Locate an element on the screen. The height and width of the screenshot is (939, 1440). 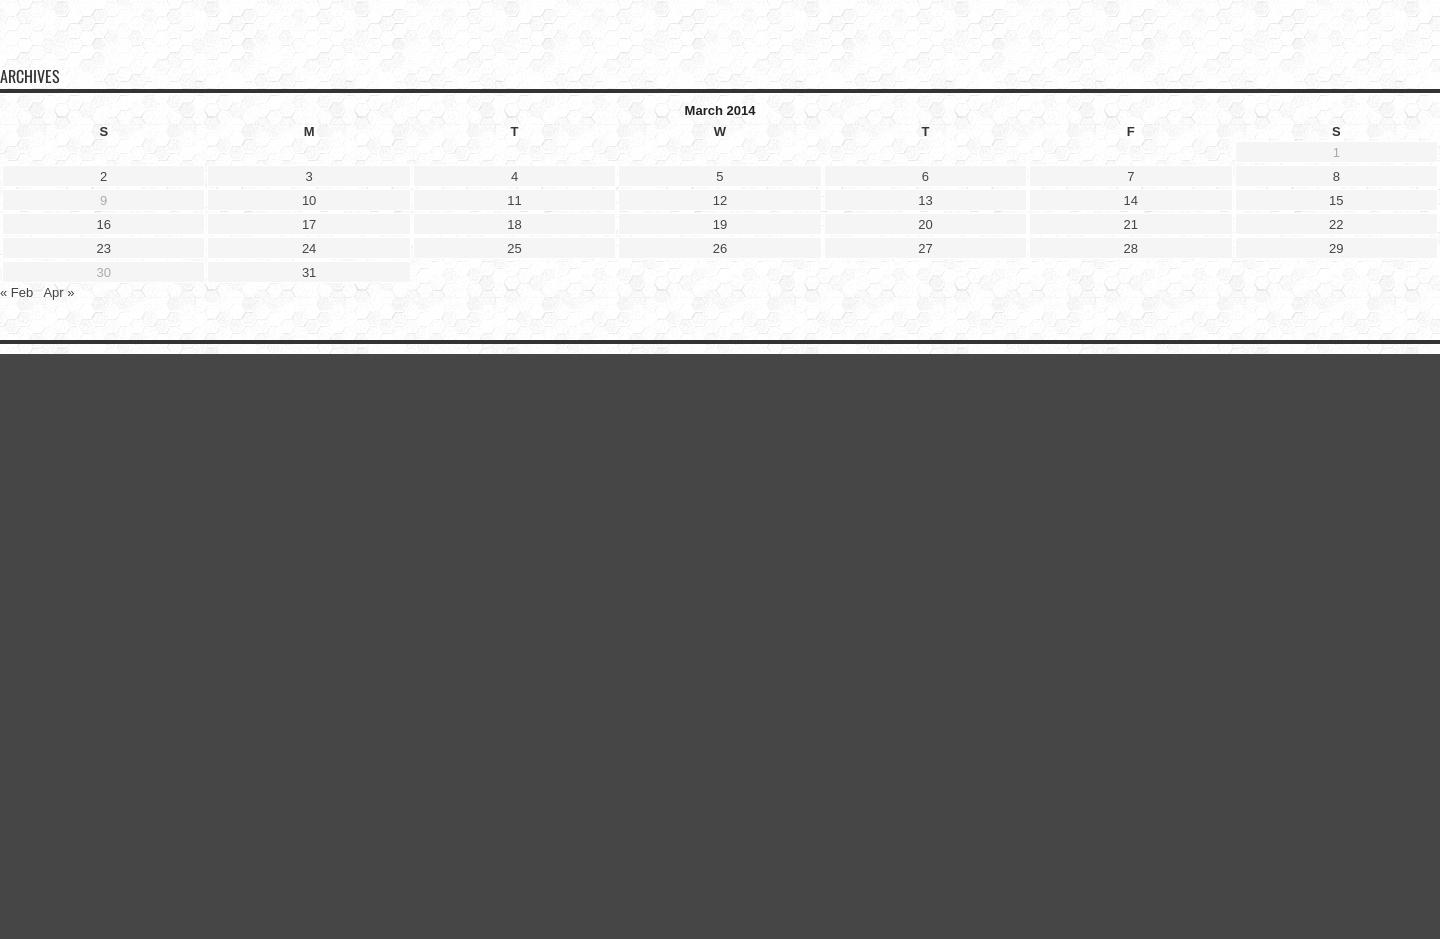
'30' is located at coordinates (102, 270).